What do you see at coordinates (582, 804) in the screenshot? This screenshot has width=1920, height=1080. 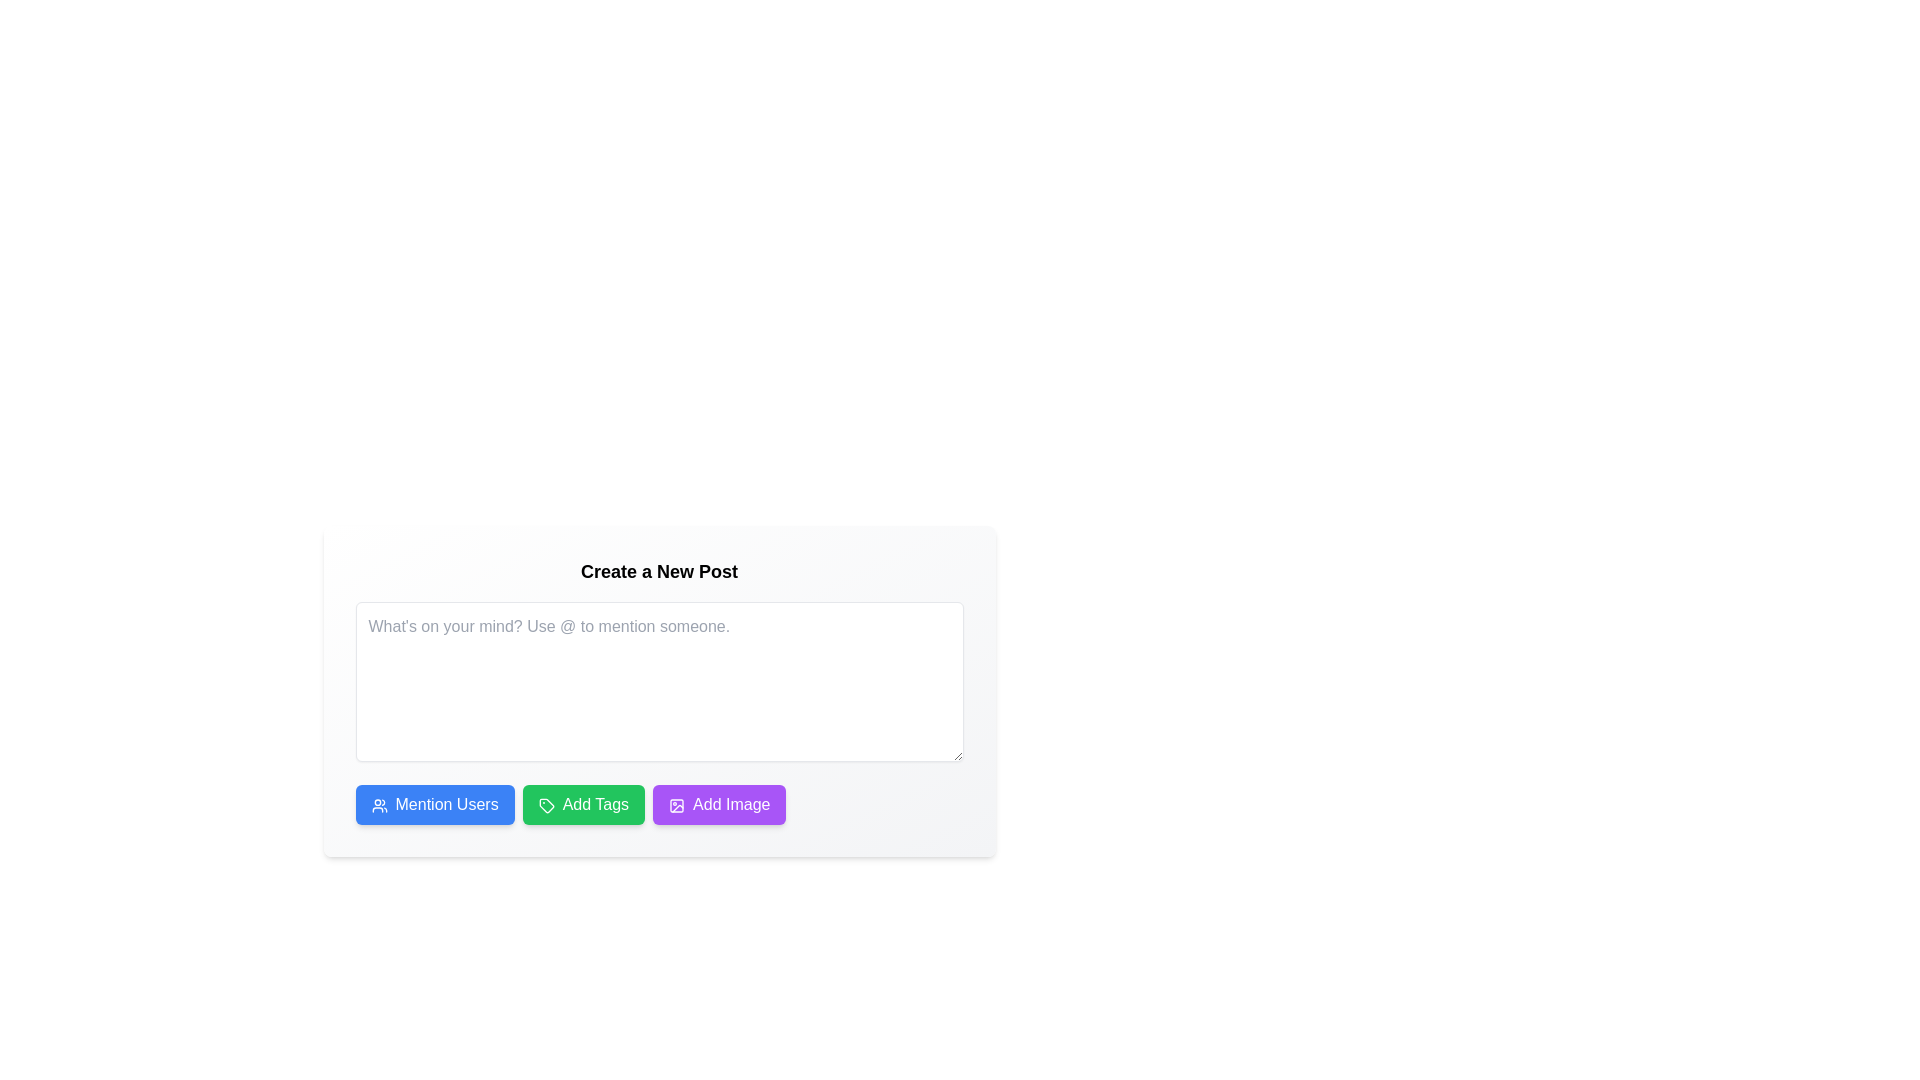 I see `the 'Add Tags' button, which is the second button in a horizontal row between the 'Mention Users' button and the 'Add Image' button` at bounding box center [582, 804].